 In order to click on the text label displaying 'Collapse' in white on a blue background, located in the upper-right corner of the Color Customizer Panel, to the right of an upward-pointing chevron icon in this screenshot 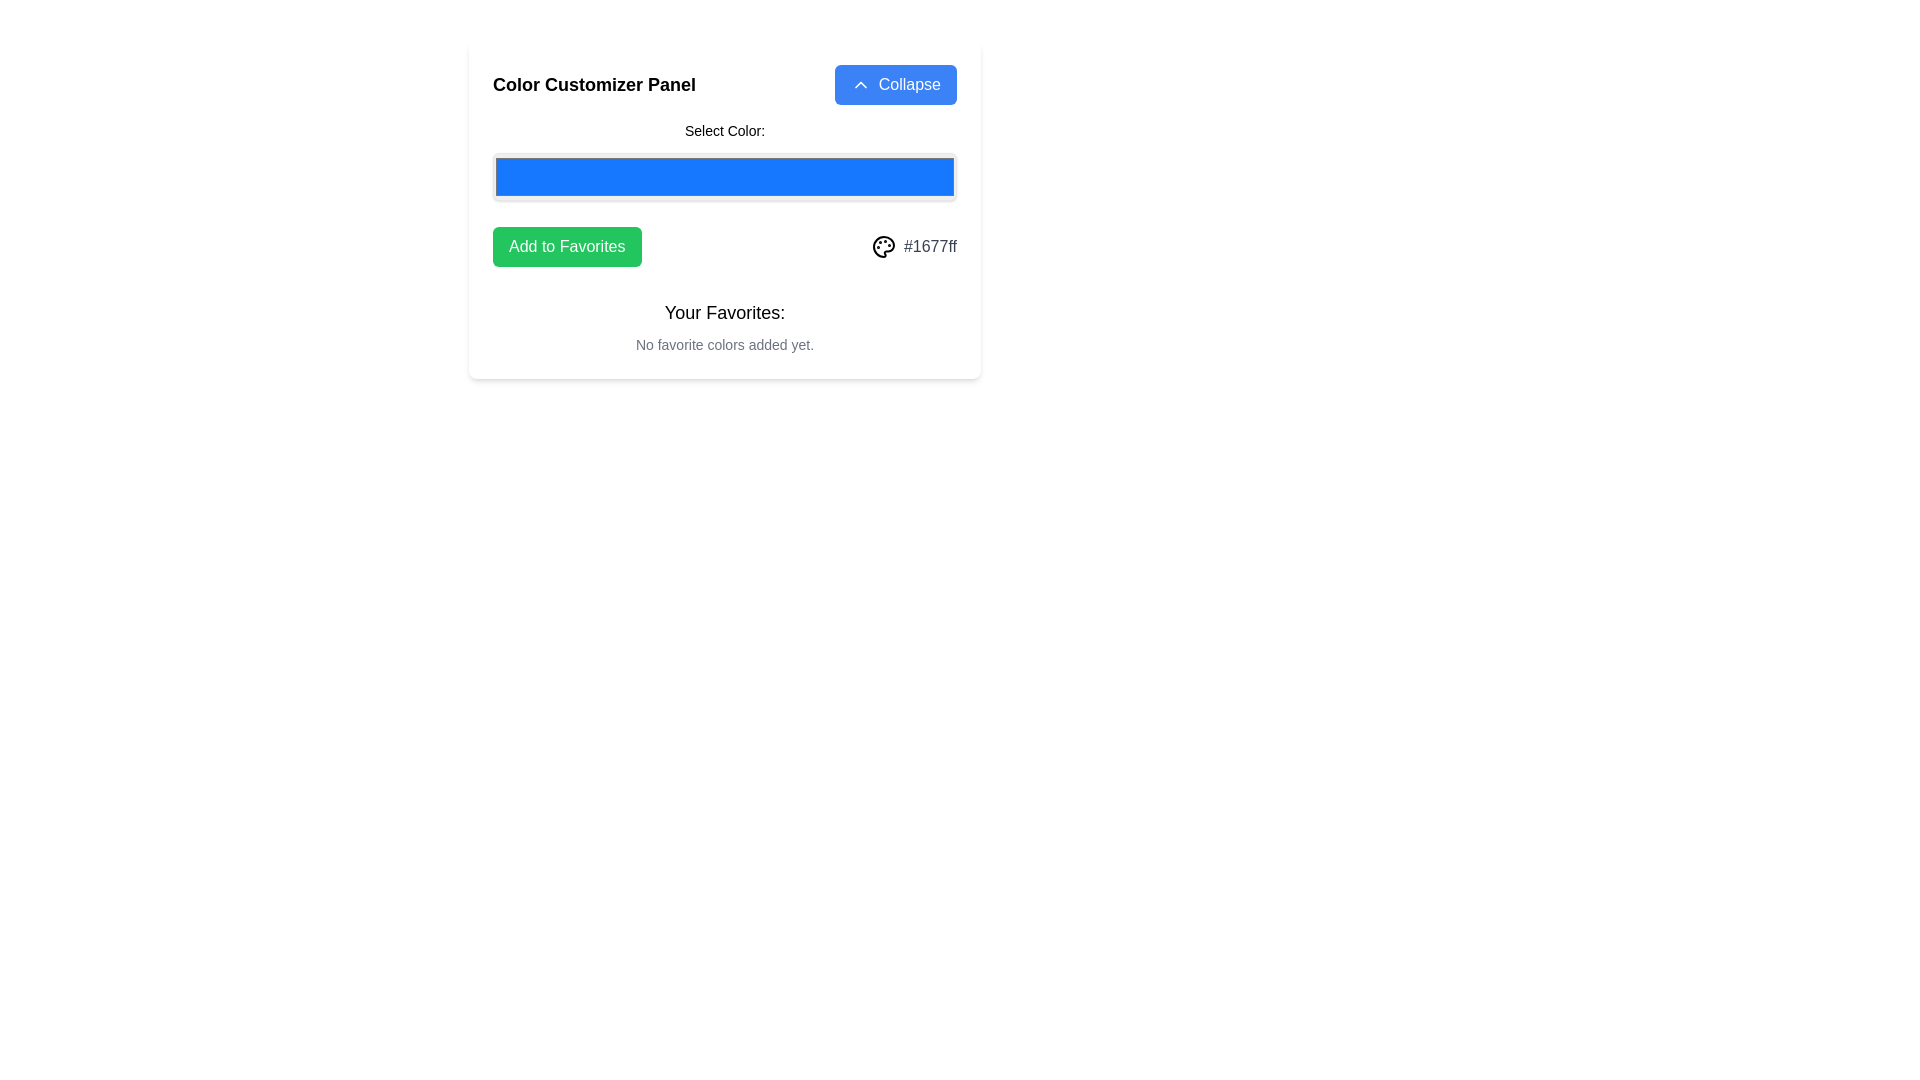, I will do `click(908, 83)`.